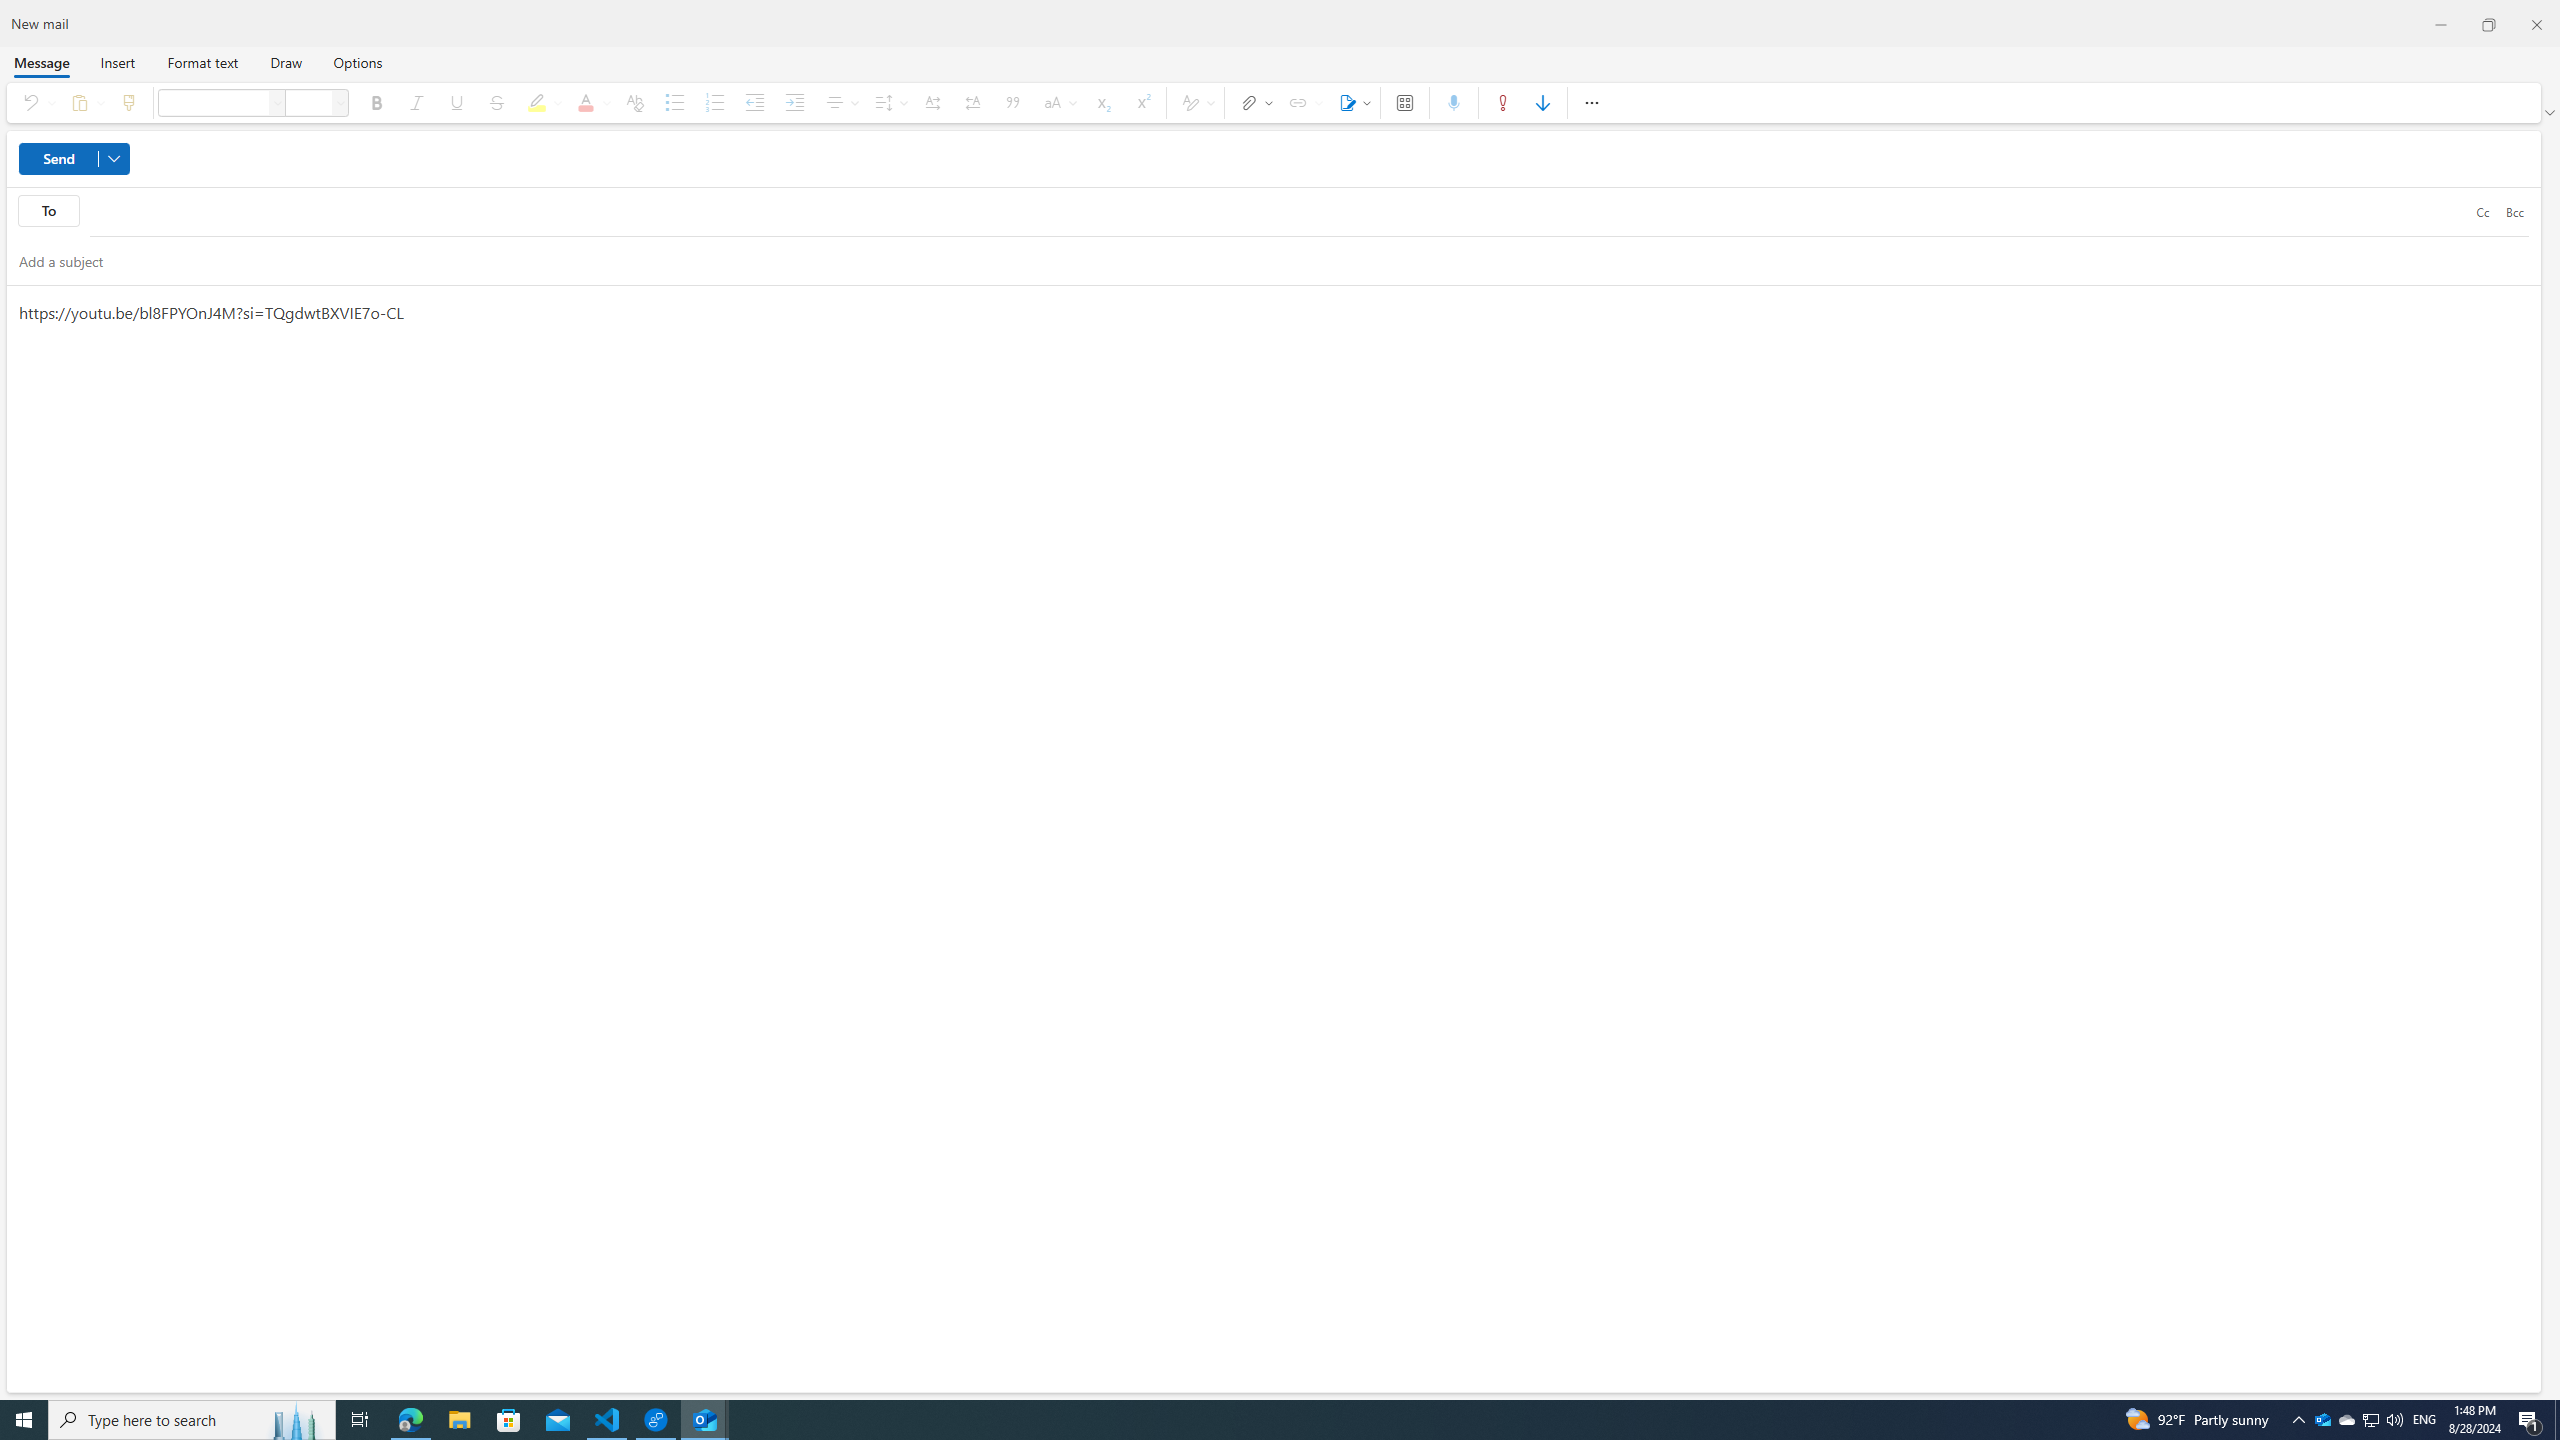 The width and height of the screenshot is (2560, 1440). What do you see at coordinates (129, 102) in the screenshot?
I see `'Format painter'` at bounding box center [129, 102].